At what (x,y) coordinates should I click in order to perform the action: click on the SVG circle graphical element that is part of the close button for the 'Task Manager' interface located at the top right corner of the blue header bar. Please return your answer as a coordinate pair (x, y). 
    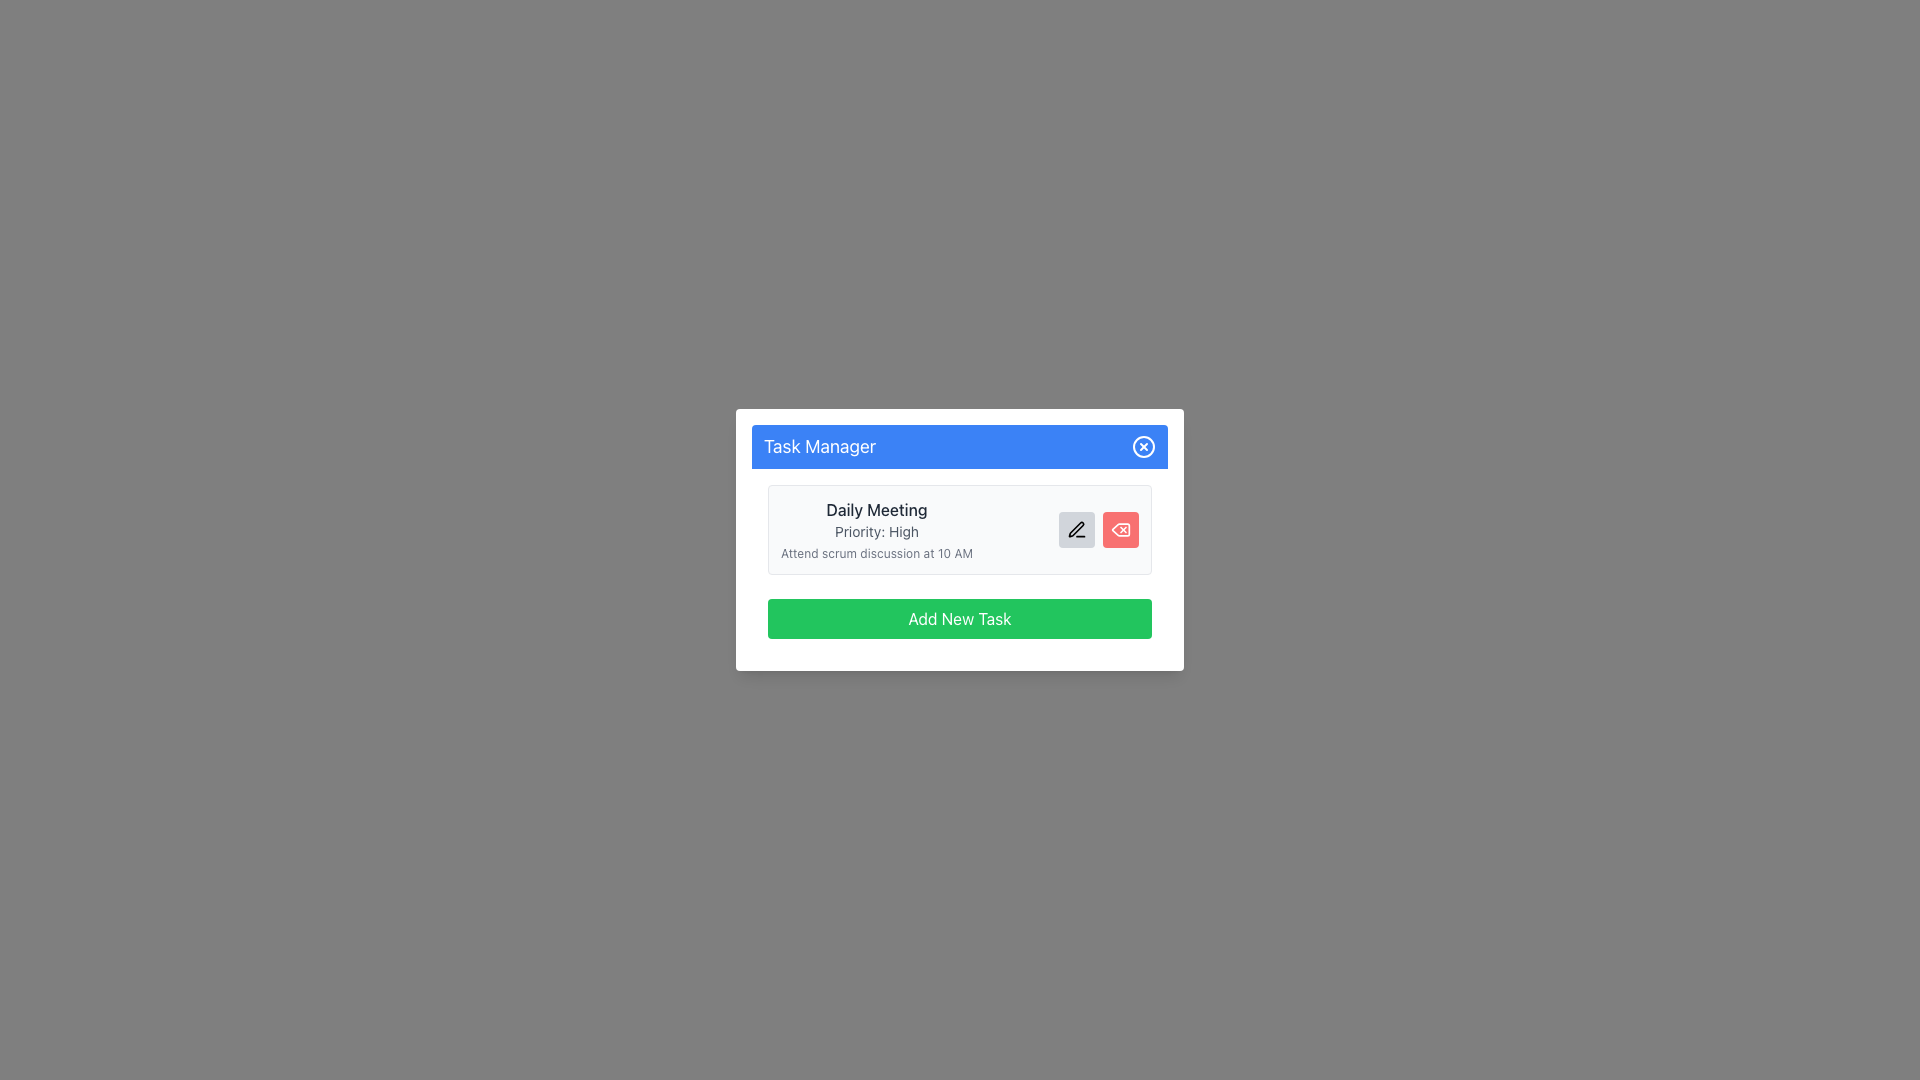
    Looking at the image, I should click on (1143, 446).